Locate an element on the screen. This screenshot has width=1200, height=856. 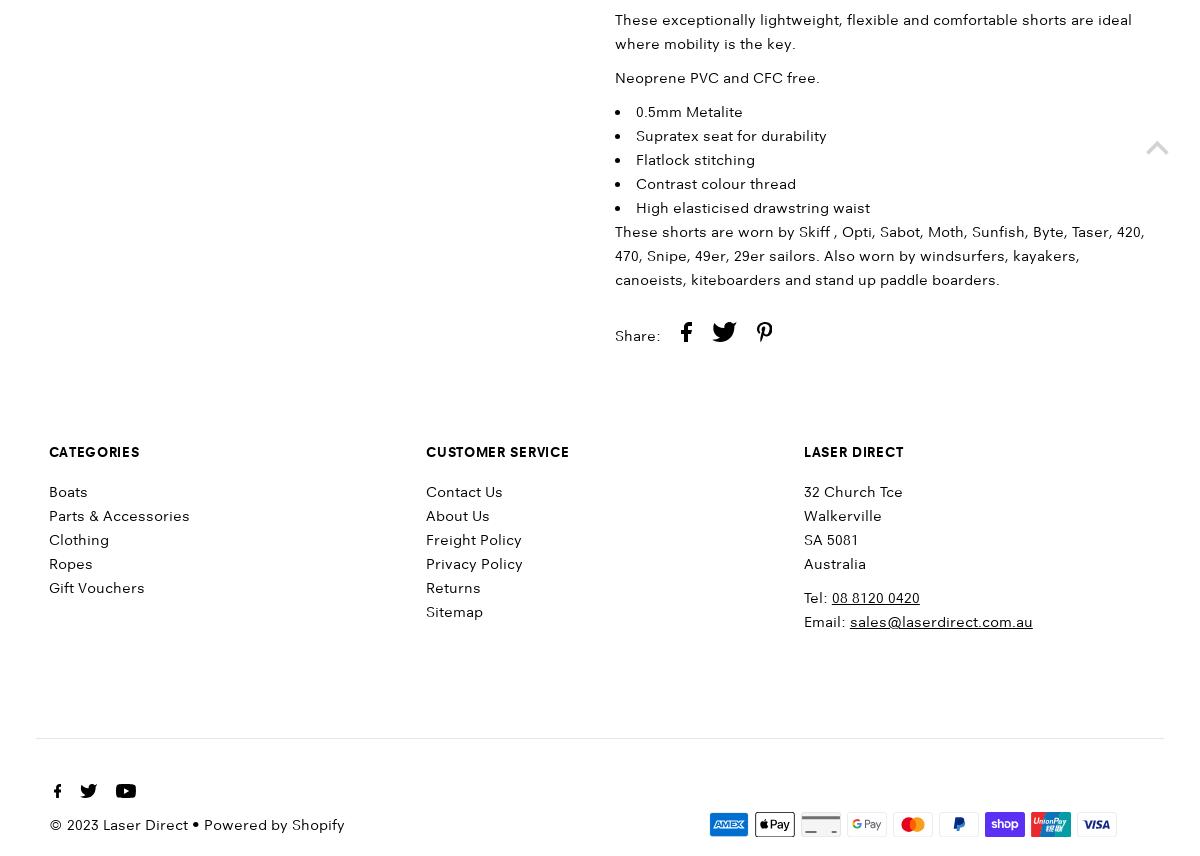
'High elasticised drawstring waist' is located at coordinates (636, 207).